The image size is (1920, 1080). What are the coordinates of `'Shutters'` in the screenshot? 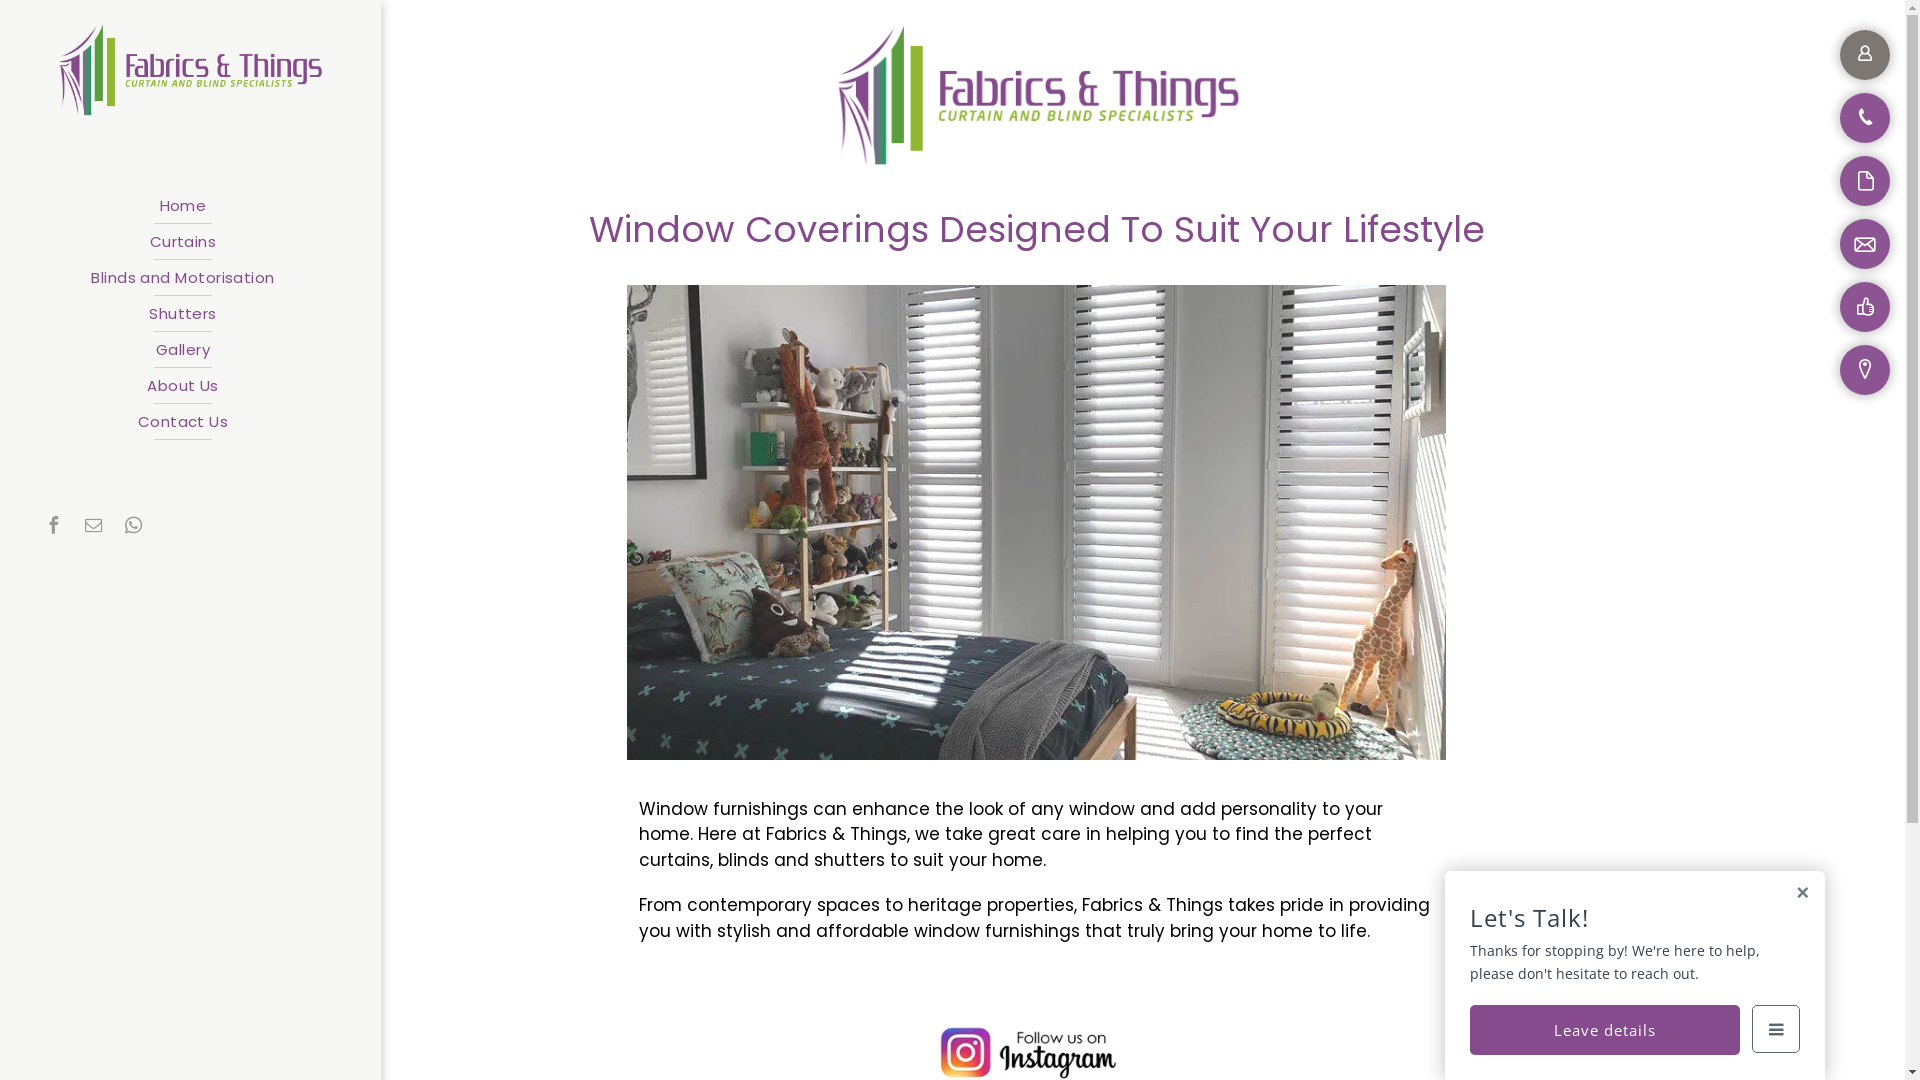 It's located at (182, 313).